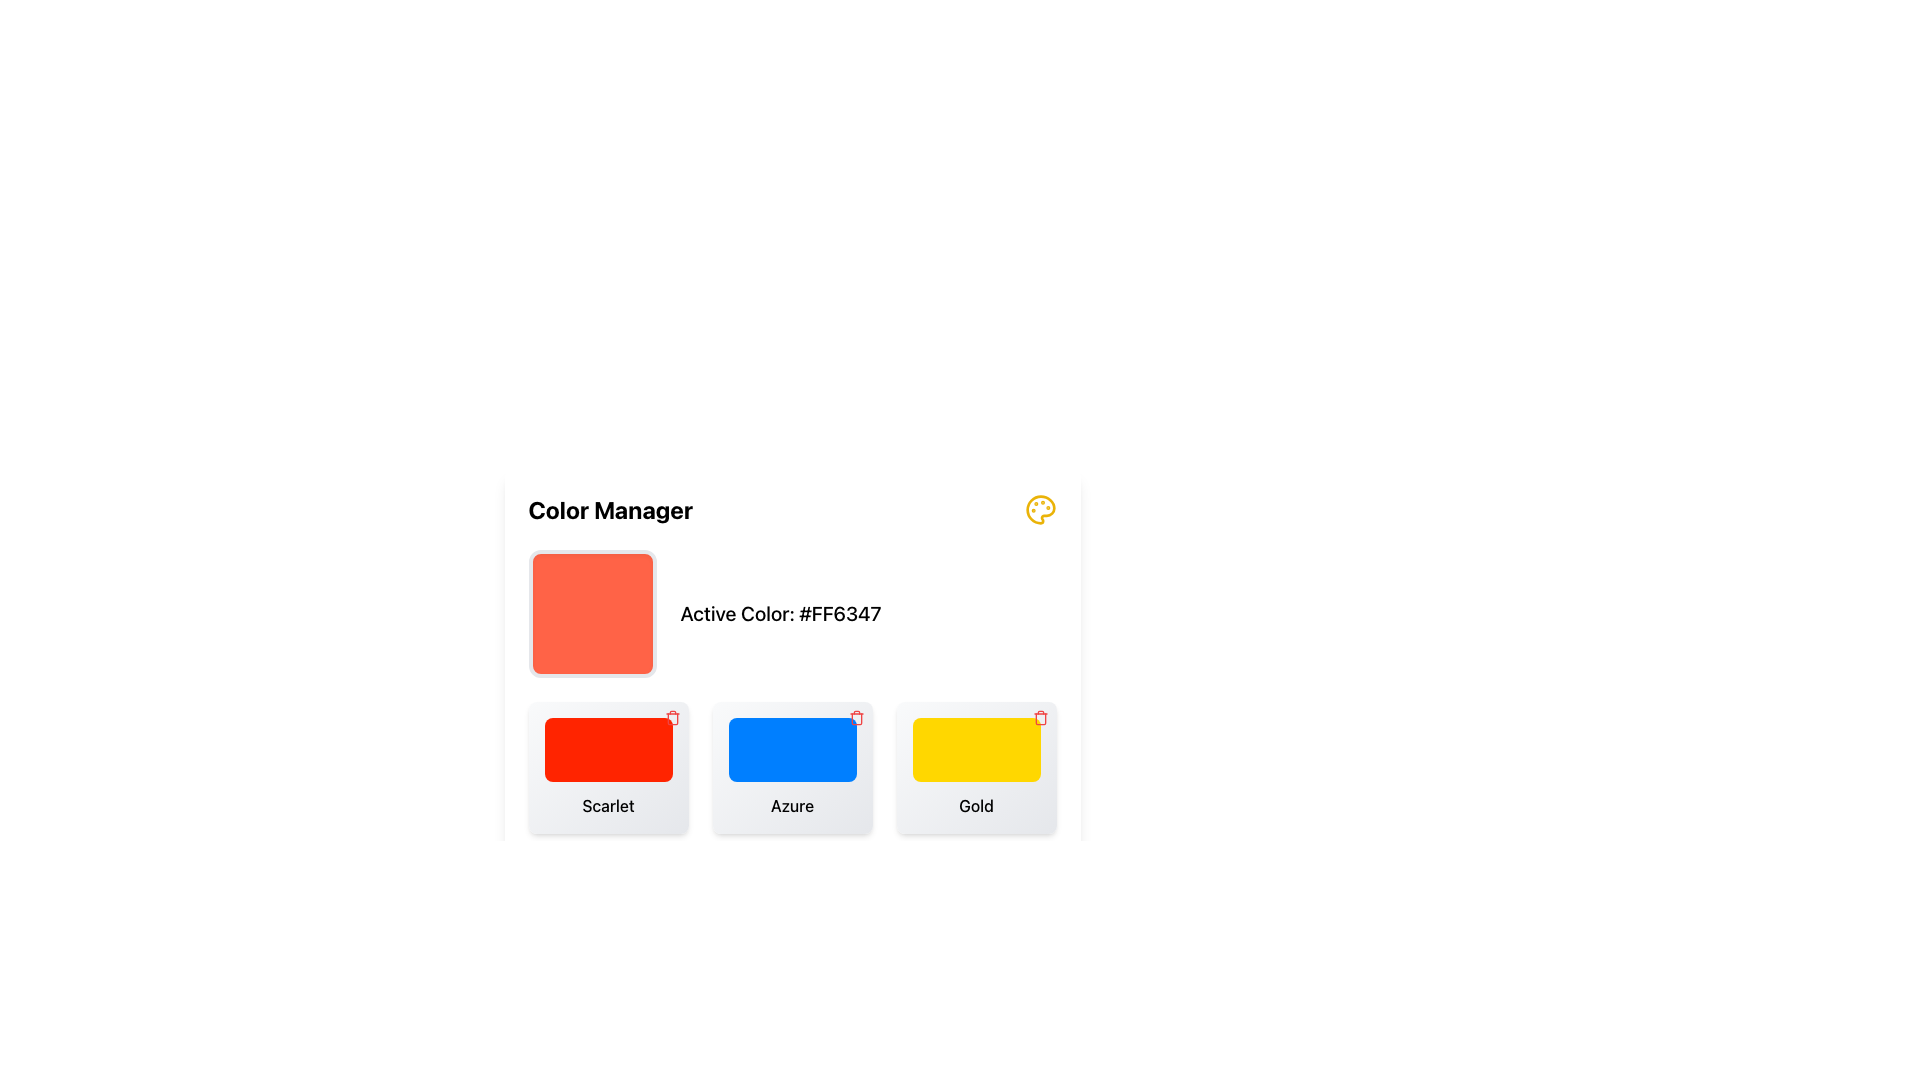 The height and width of the screenshot is (1080, 1920). I want to click on the bright gold color swatch with a rounded border that is part of the 'Color Manager' section, located within the card labeled 'Gold', so click(976, 749).